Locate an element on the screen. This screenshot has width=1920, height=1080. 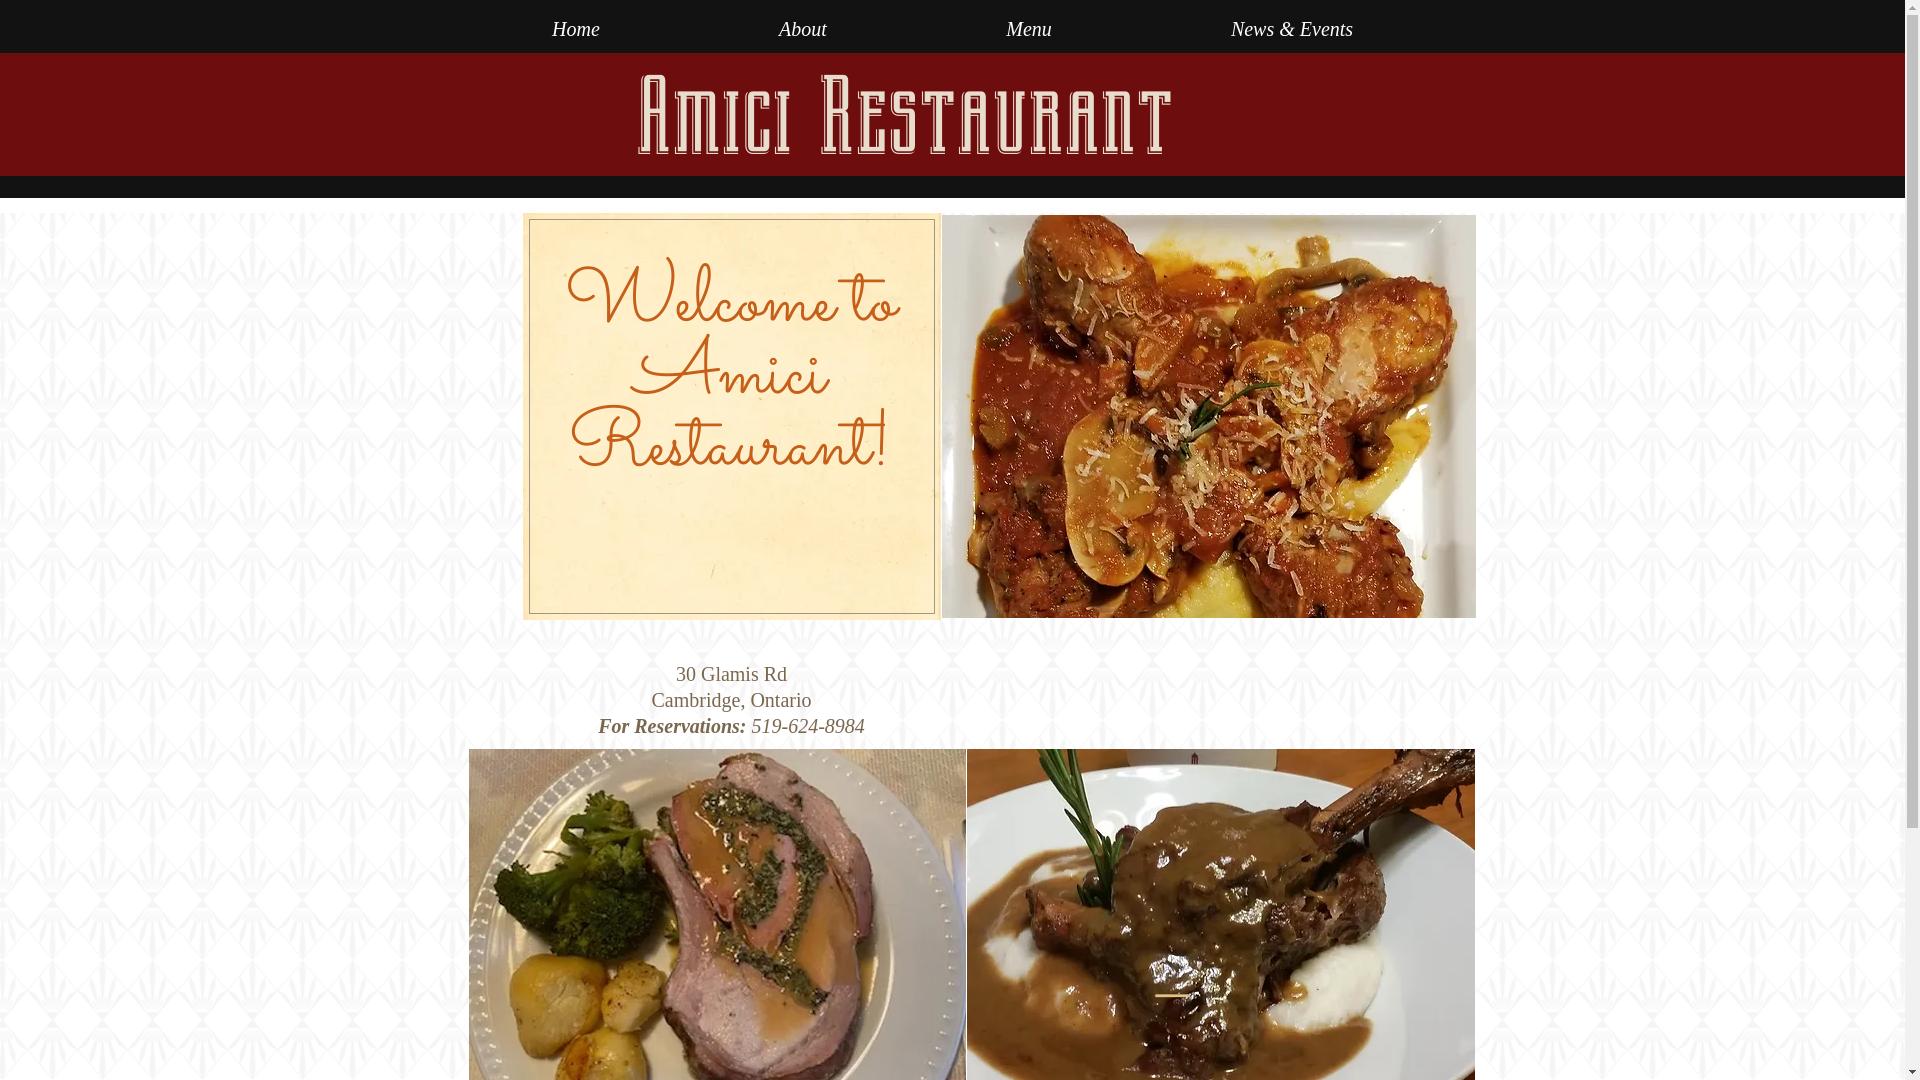
'About' is located at coordinates (690, 29).